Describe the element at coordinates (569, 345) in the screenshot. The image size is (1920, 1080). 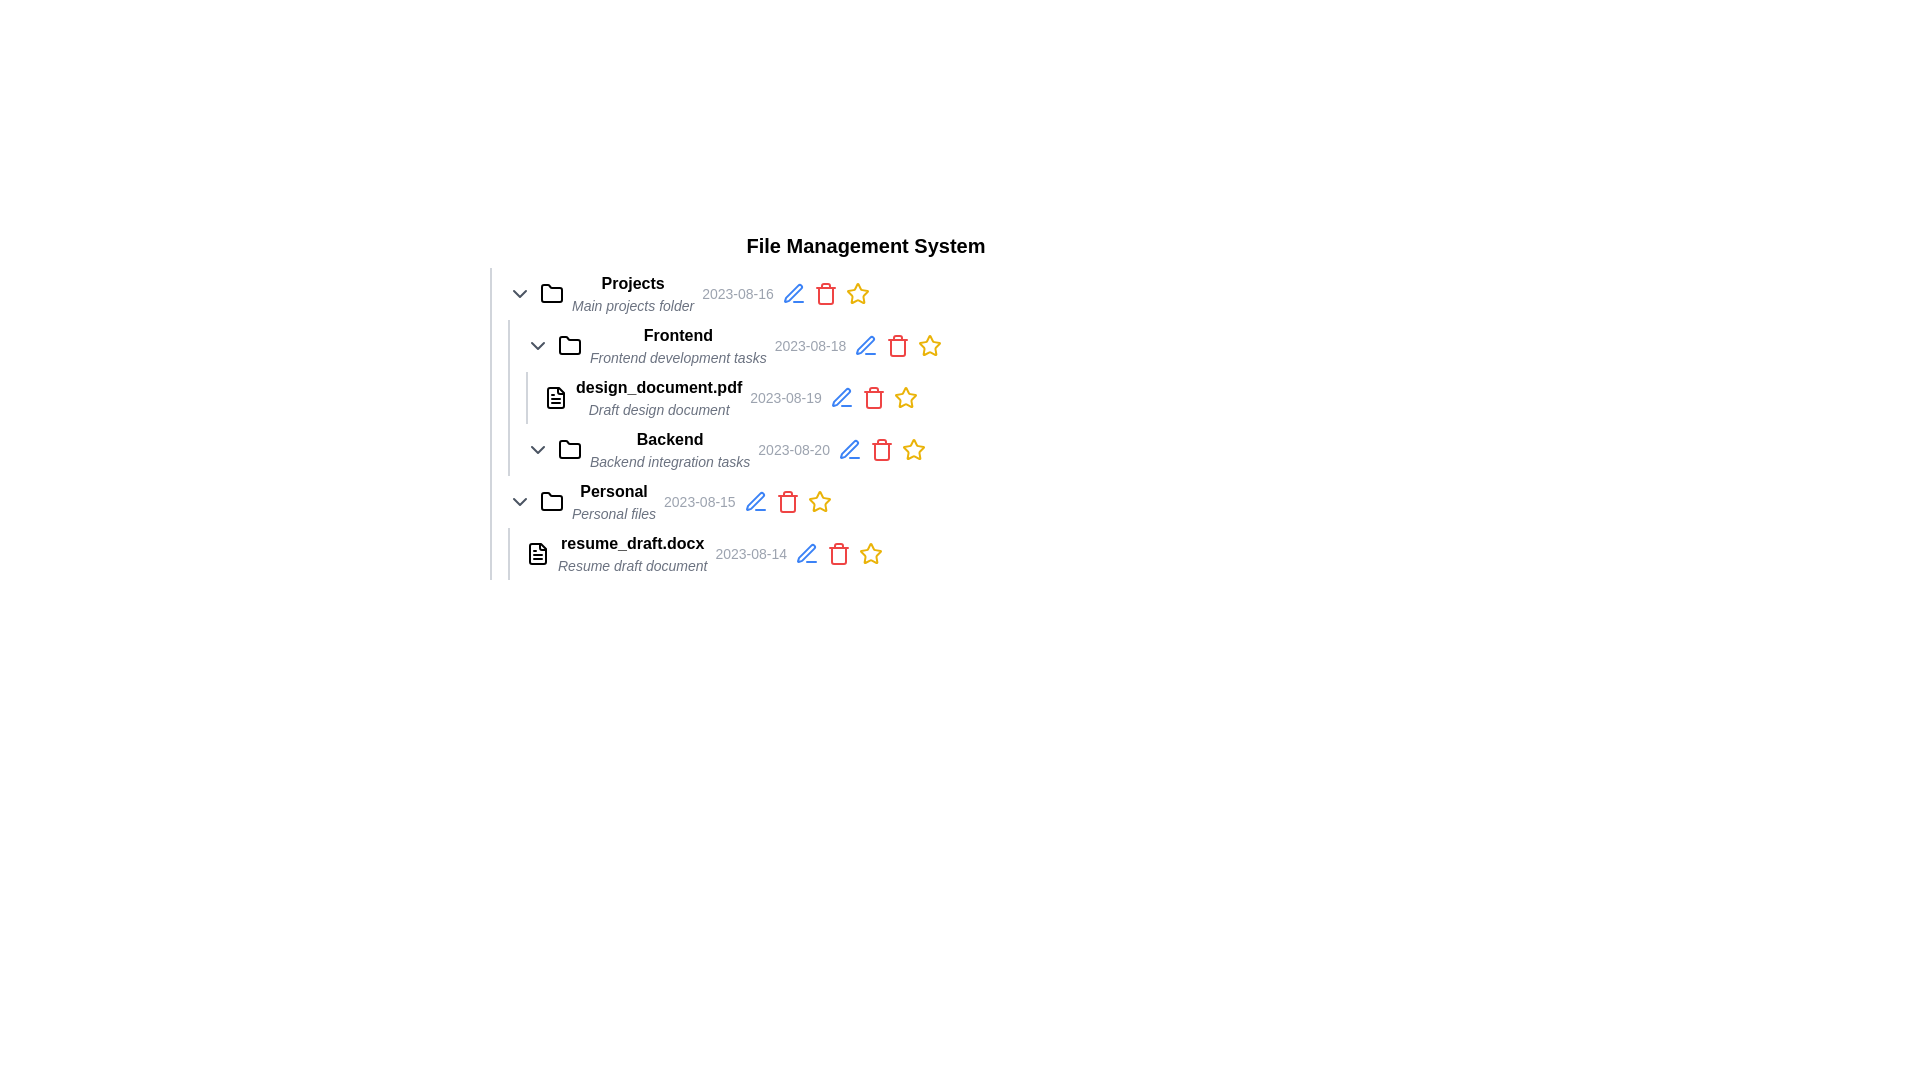
I see `the folder icon located` at that location.